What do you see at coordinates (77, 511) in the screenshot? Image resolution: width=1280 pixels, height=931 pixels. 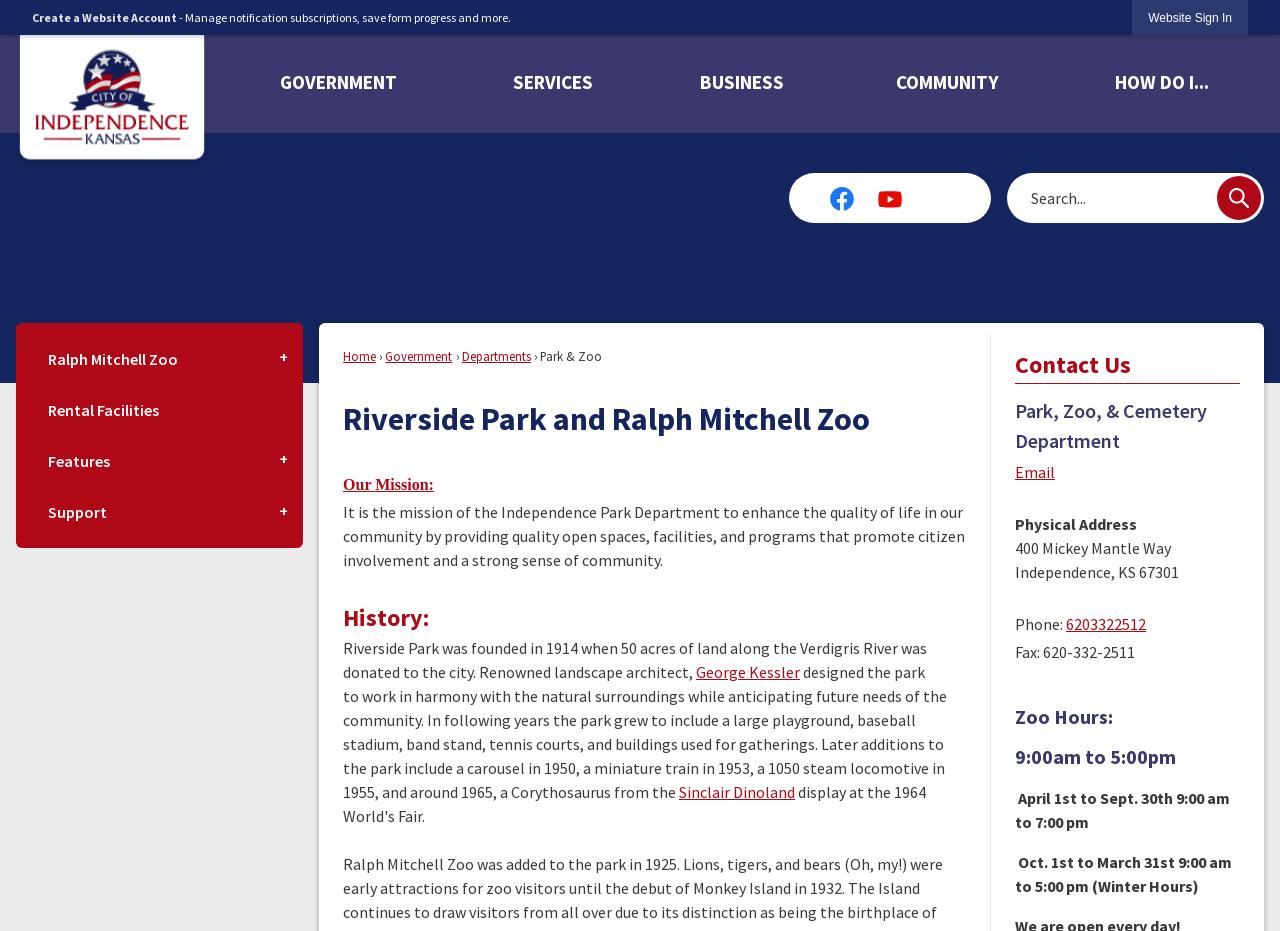 I see `'Support'` at bounding box center [77, 511].